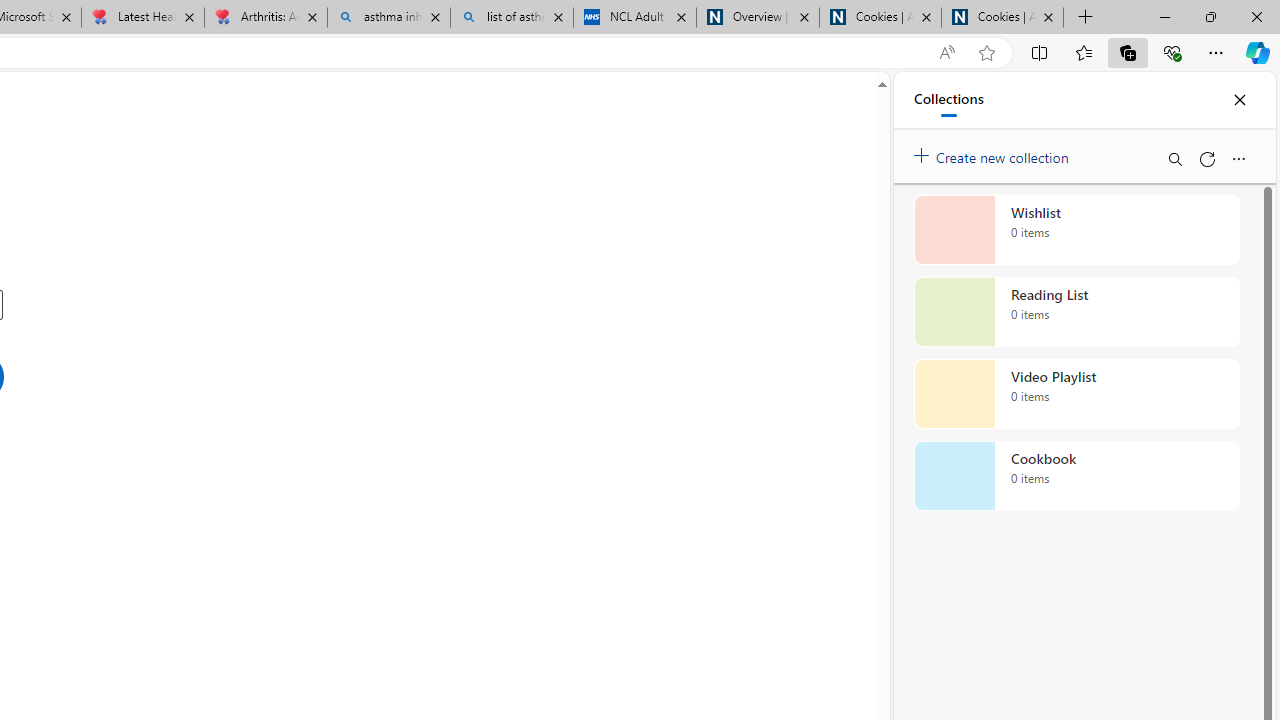  Describe the element at coordinates (1076, 394) in the screenshot. I see `'Video Playlist collection, 0 items'` at that location.